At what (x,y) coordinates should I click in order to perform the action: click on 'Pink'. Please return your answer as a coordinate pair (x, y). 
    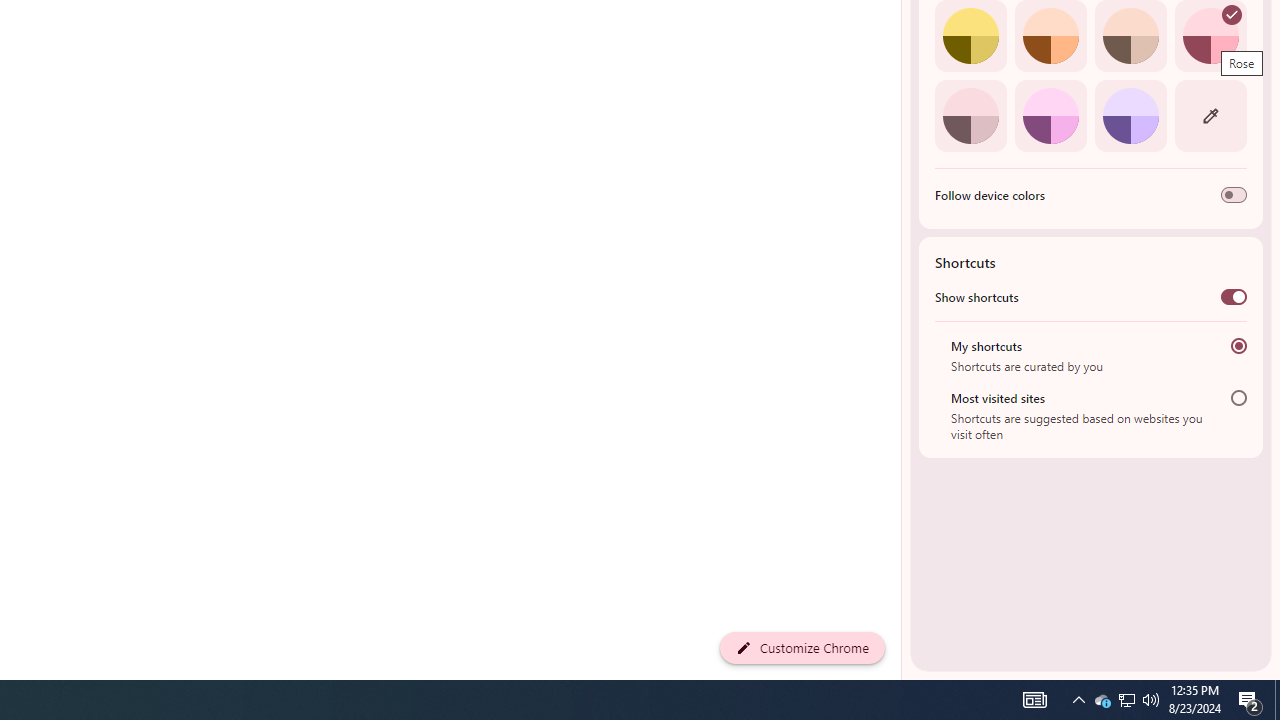
    Looking at the image, I should click on (970, 115).